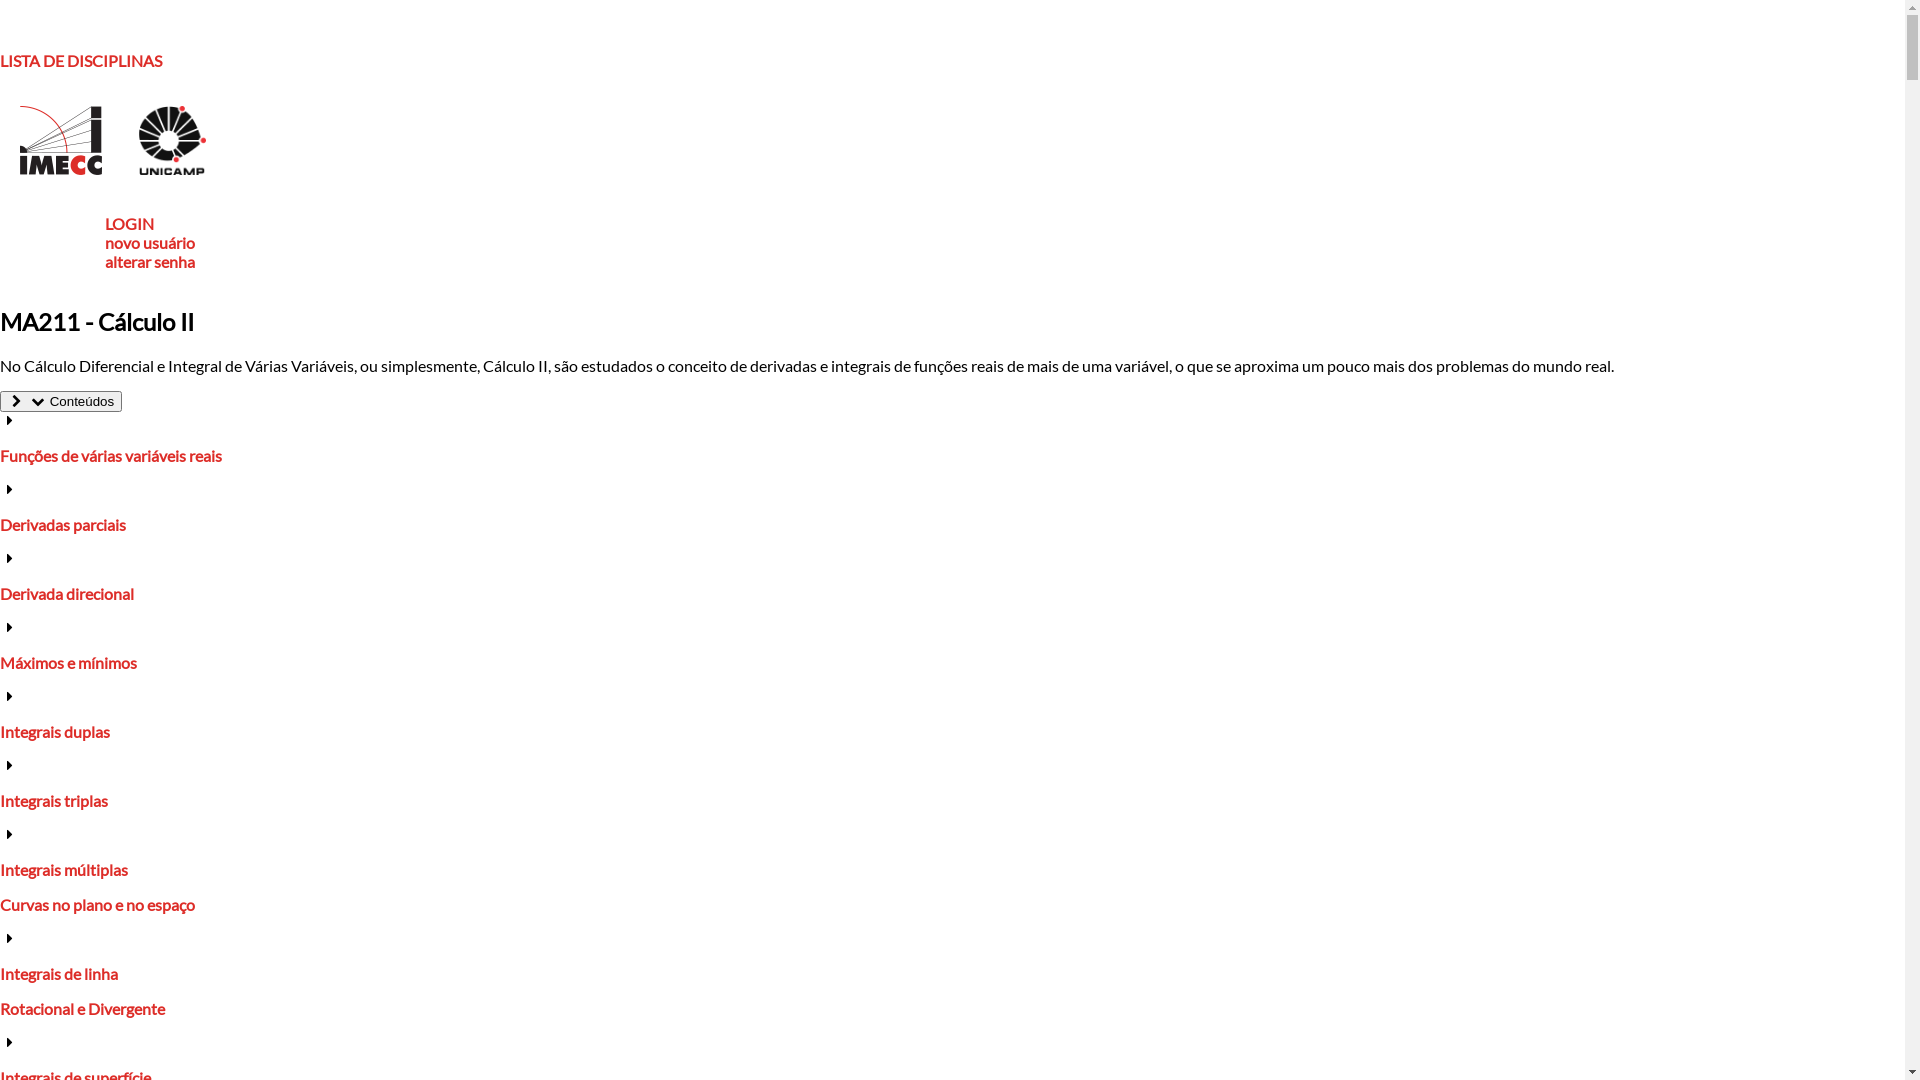 The image size is (1920, 1080). Describe the element at coordinates (53, 799) in the screenshot. I see `'Integrais triplas'` at that location.